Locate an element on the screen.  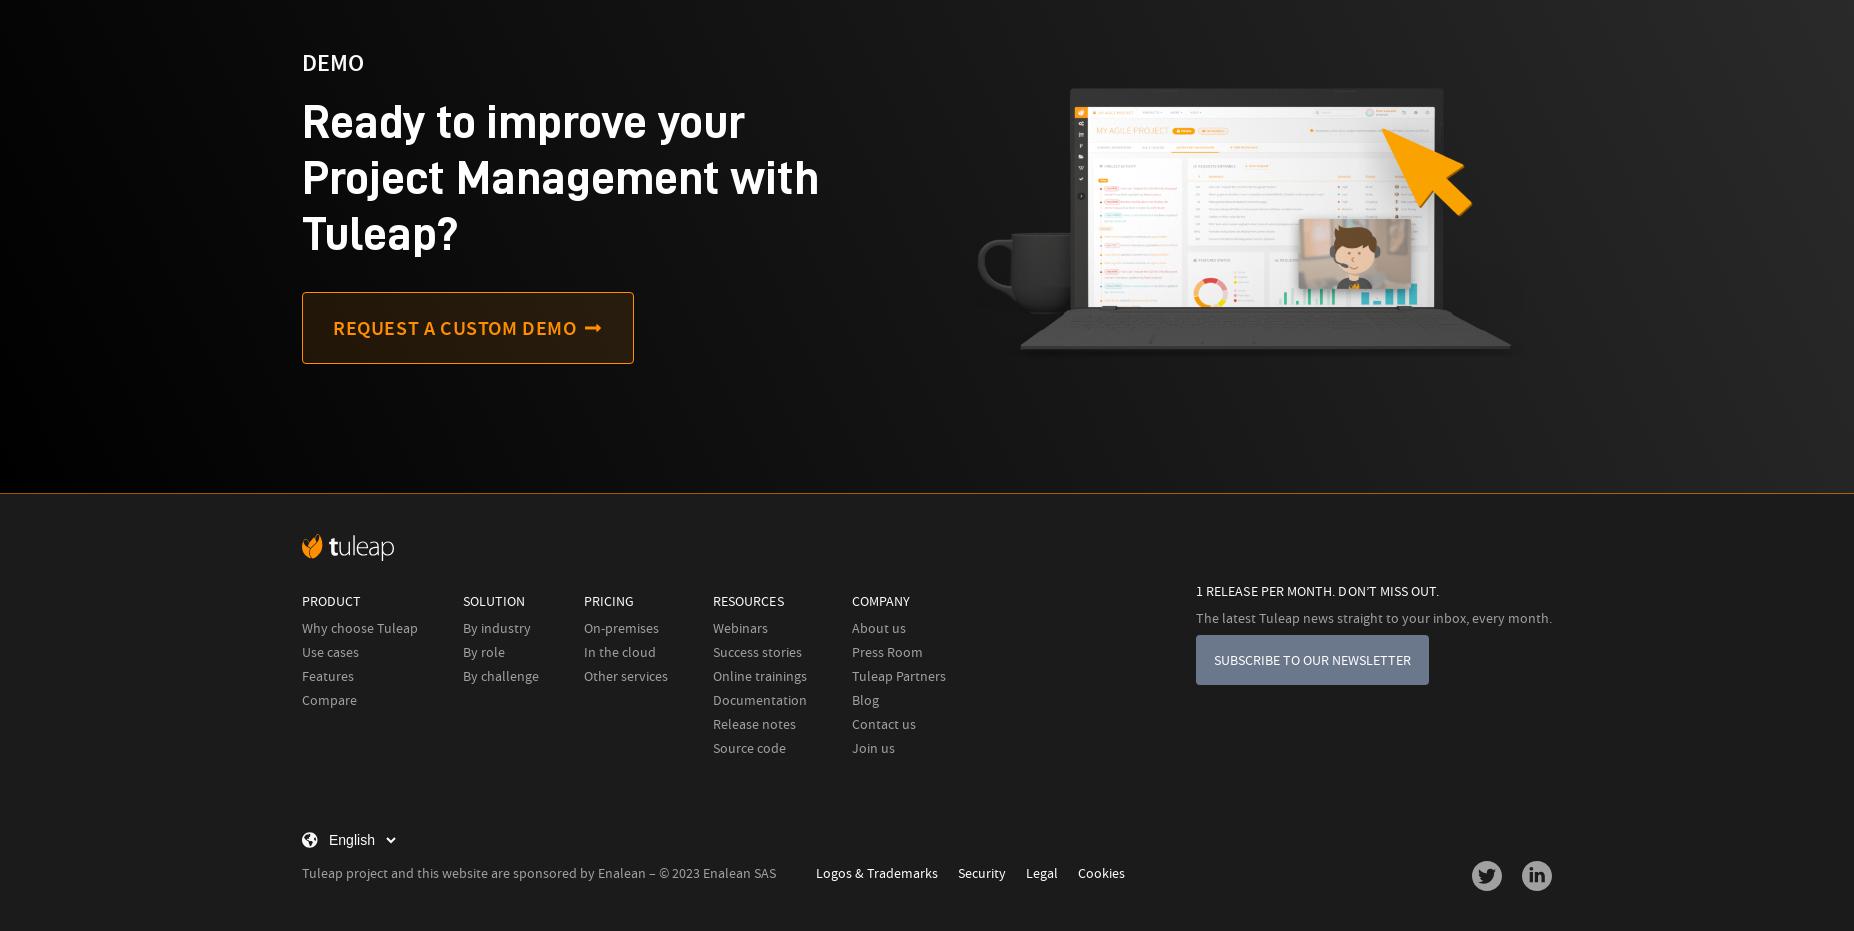
'demo' is located at coordinates (331, 62).